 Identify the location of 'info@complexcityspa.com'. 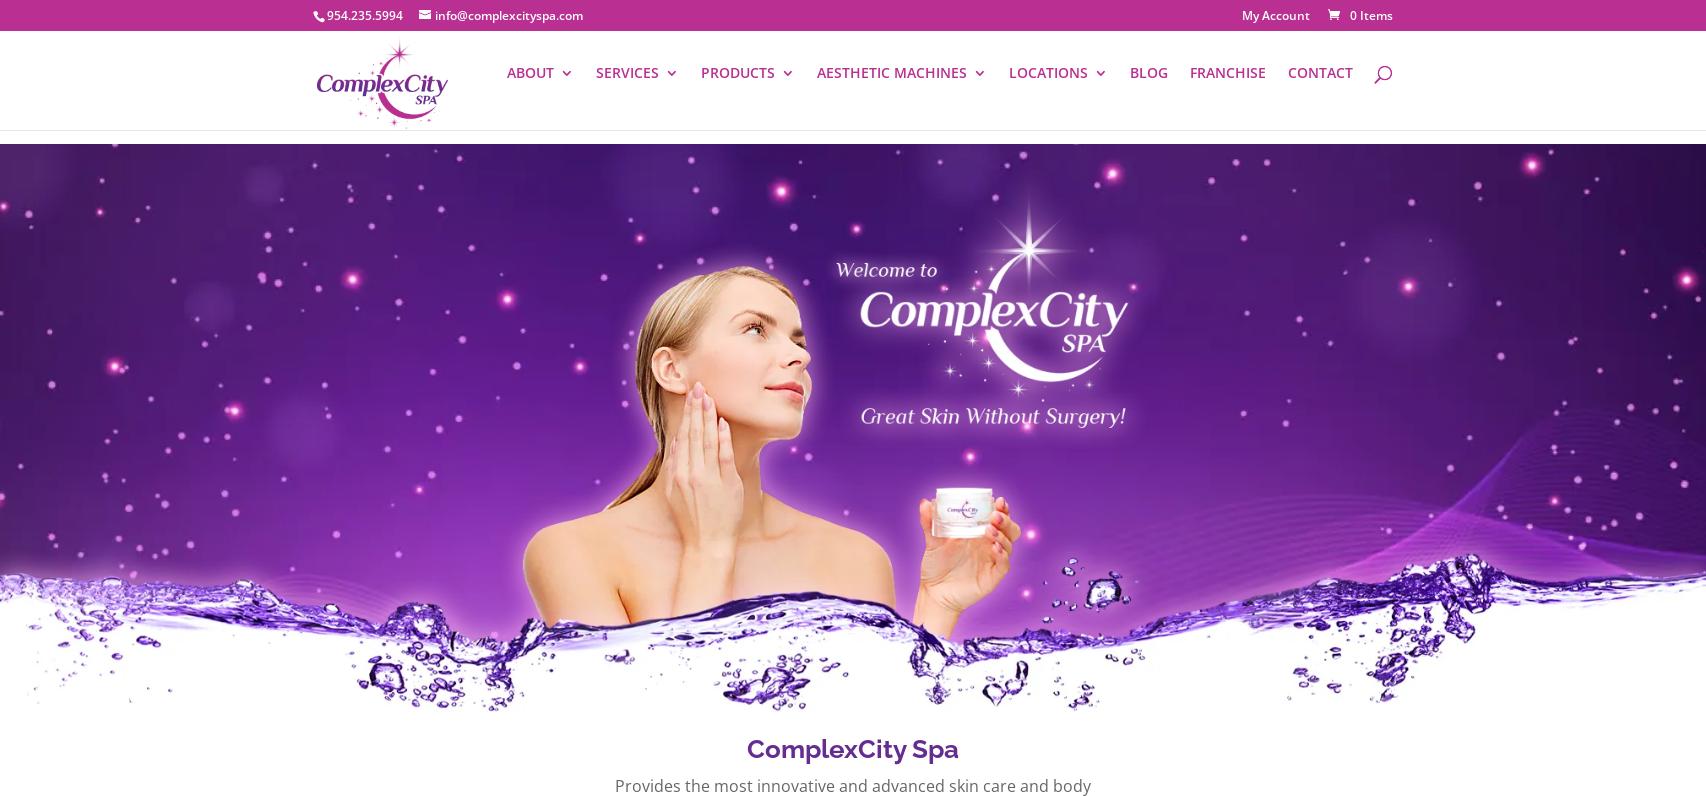
(508, 14).